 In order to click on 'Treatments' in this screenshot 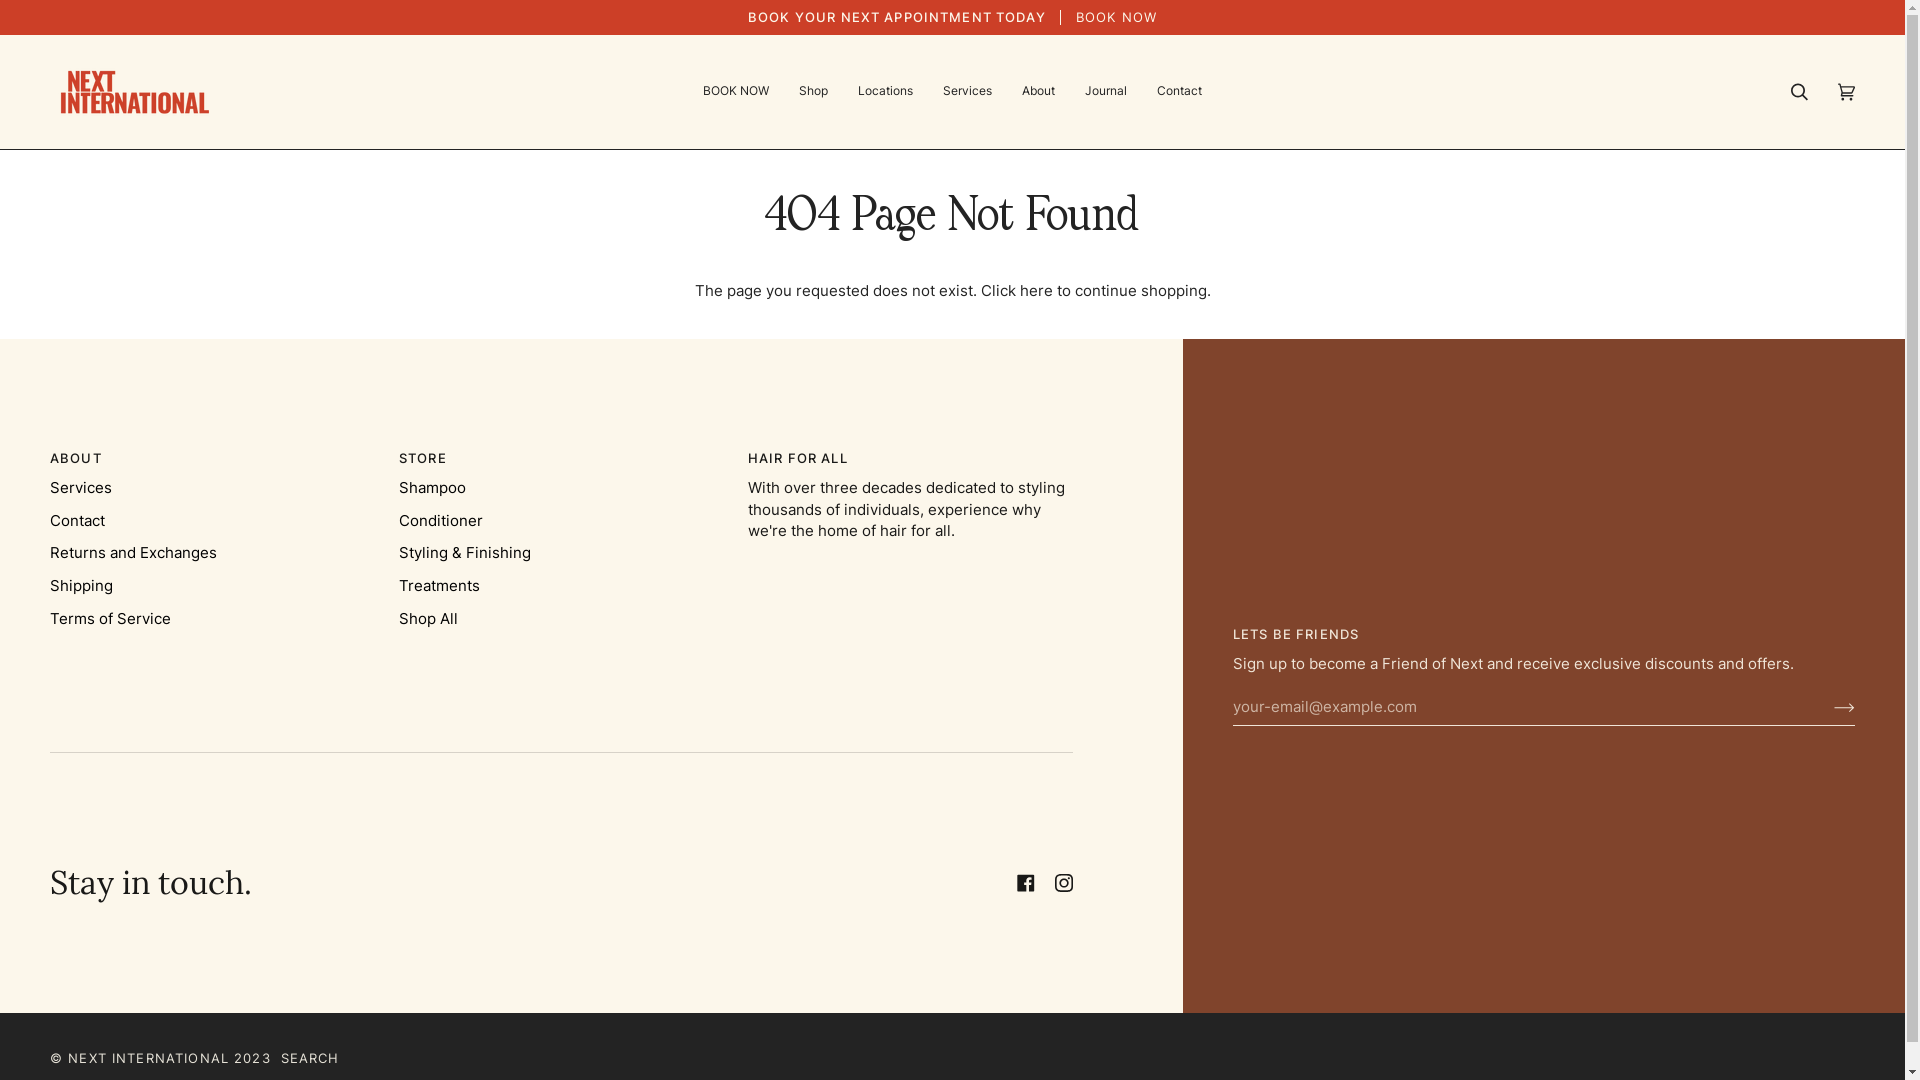, I will do `click(438, 585)`.